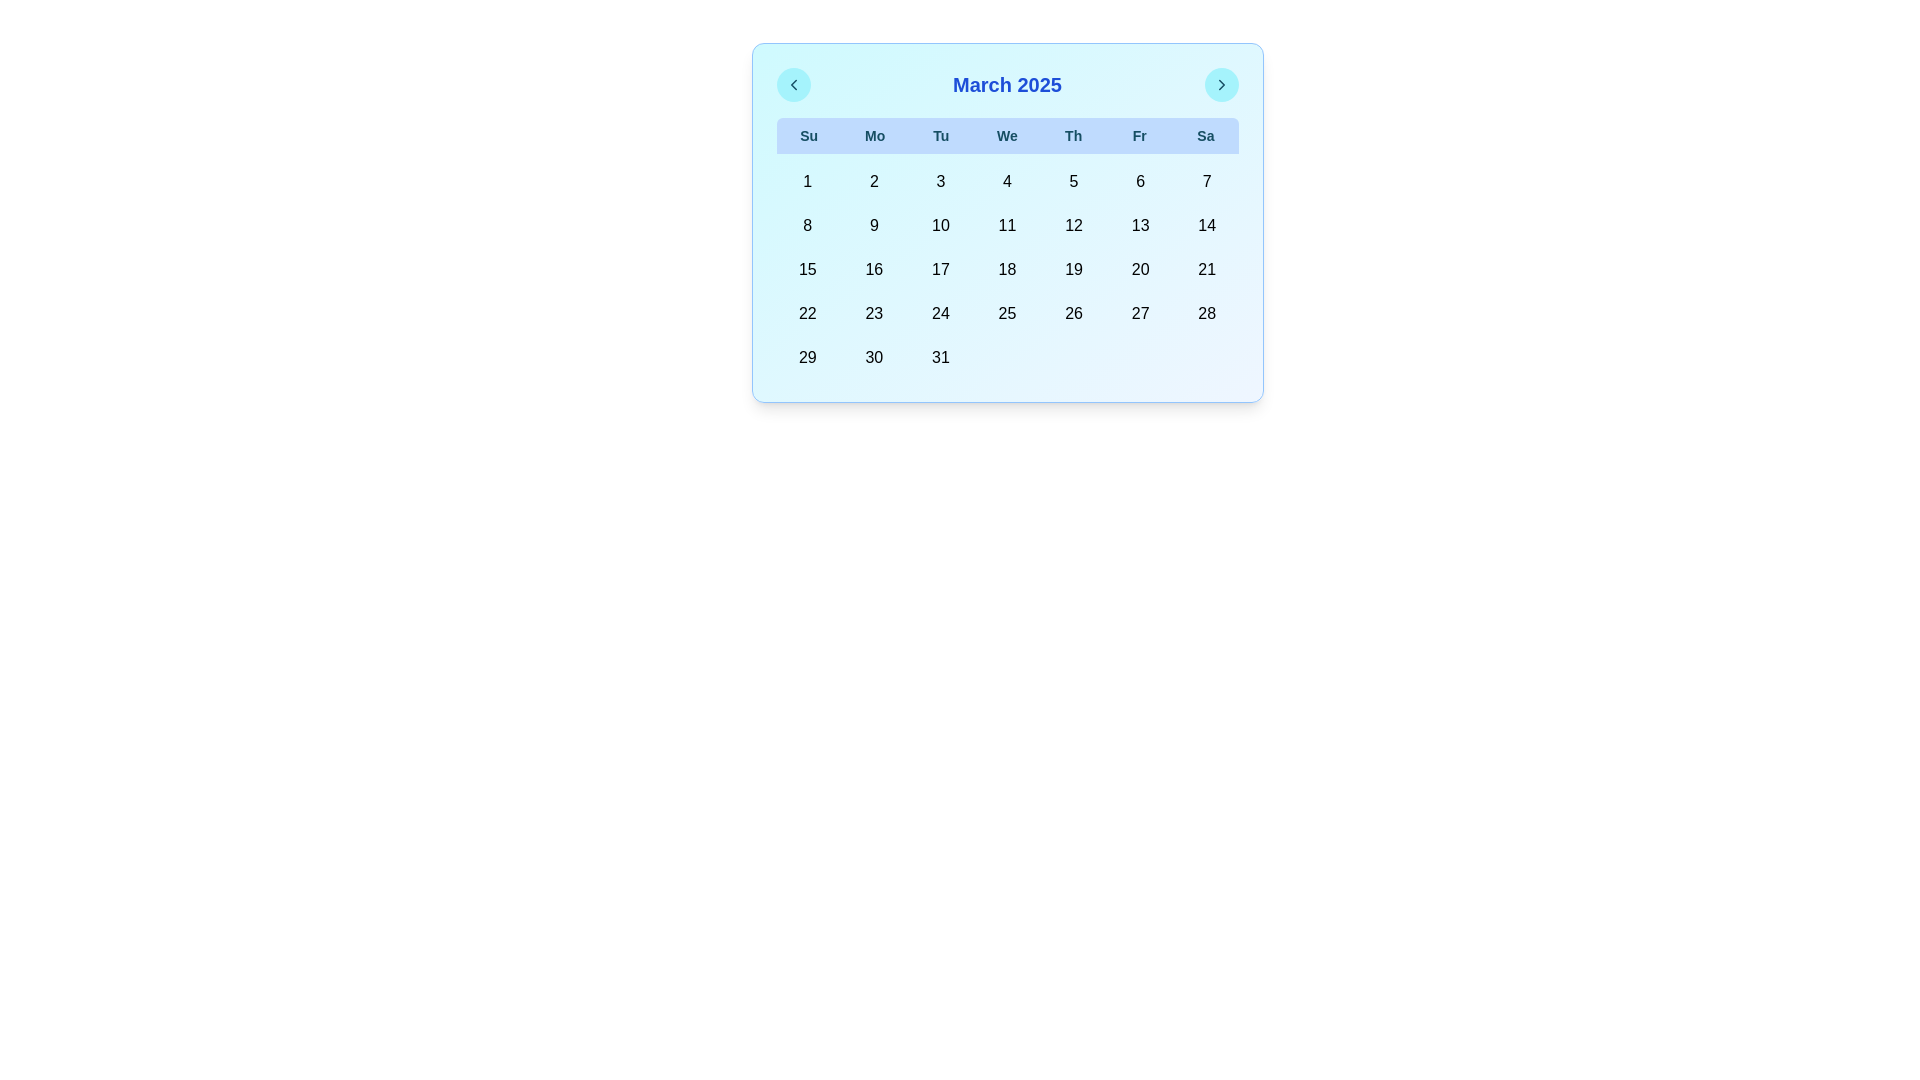 The width and height of the screenshot is (1920, 1080). Describe the element at coordinates (939, 225) in the screenshot. I see `the button displaying the date '10' in the calendar for March 2025` at that location.